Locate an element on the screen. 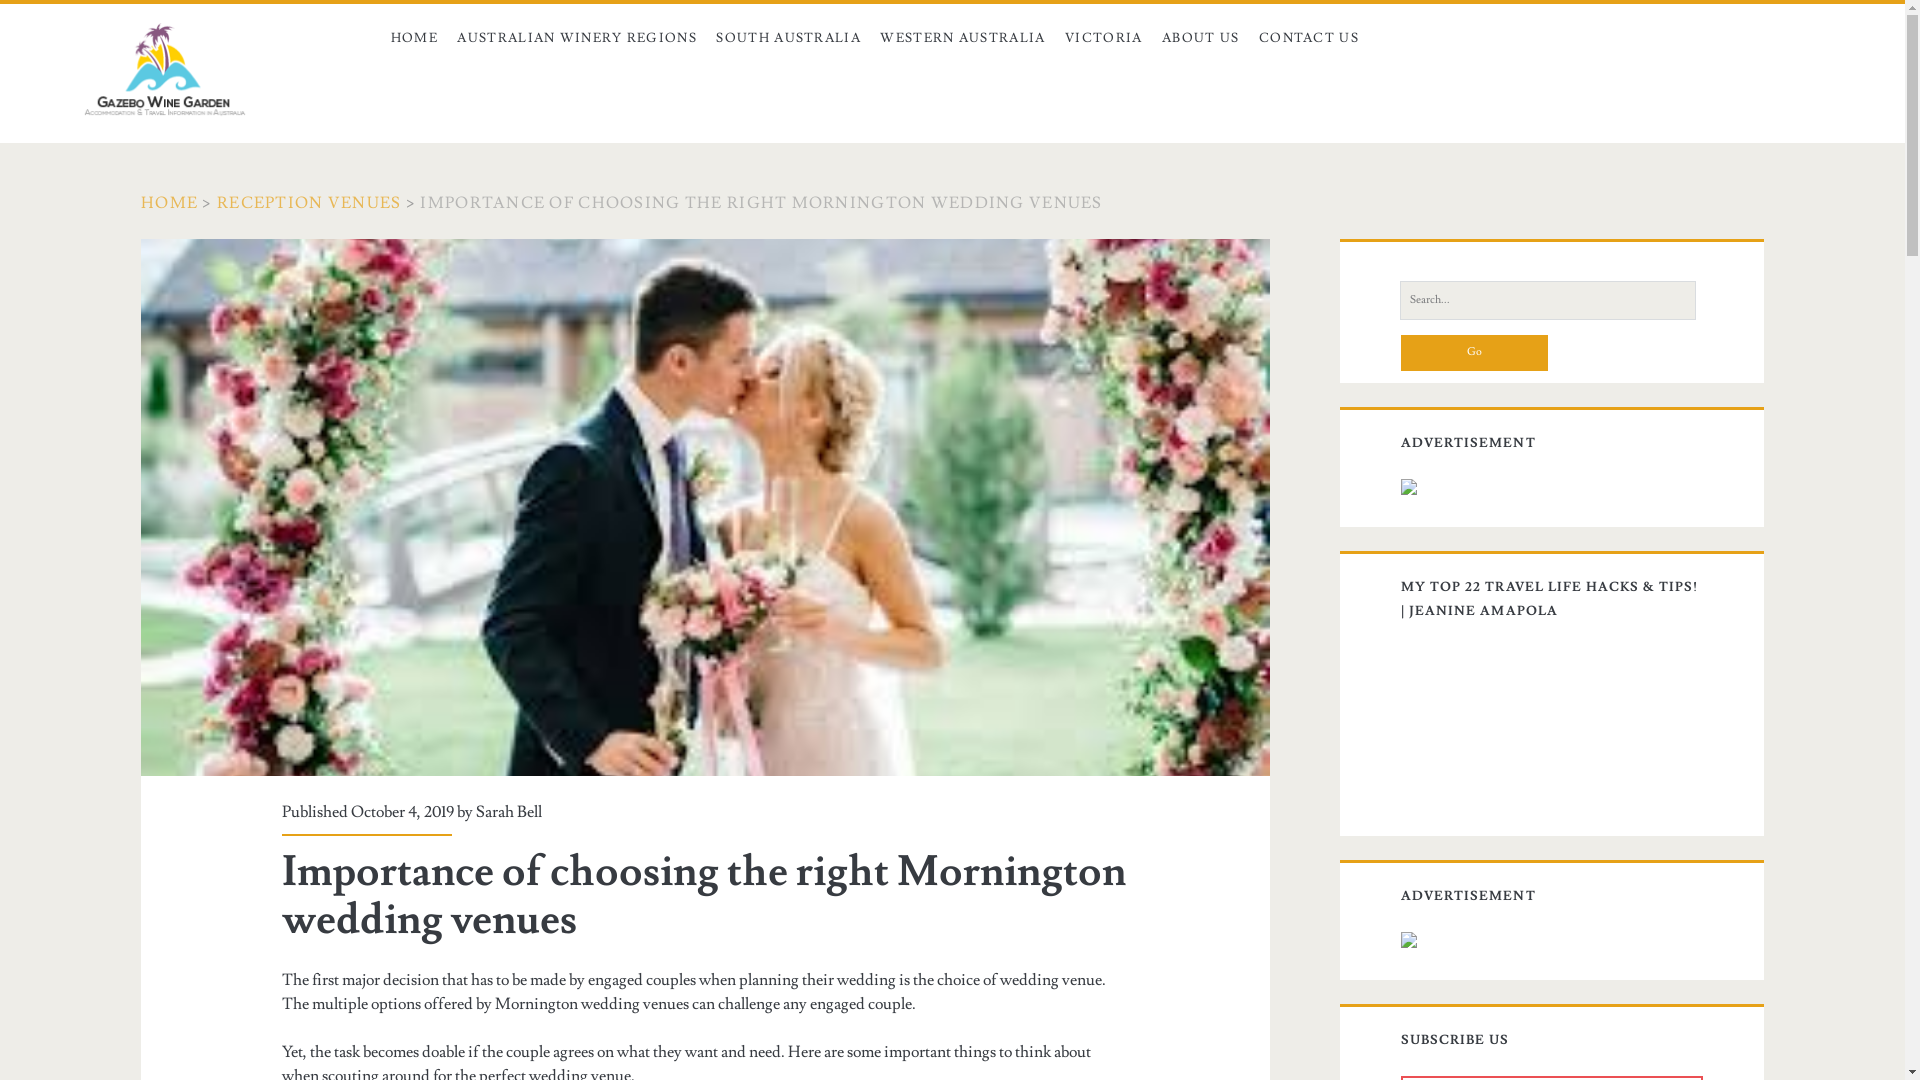 This screenshot has height=1080, width=1920. 'RECEPTION VENUES' is located at coordinates (307, 203).